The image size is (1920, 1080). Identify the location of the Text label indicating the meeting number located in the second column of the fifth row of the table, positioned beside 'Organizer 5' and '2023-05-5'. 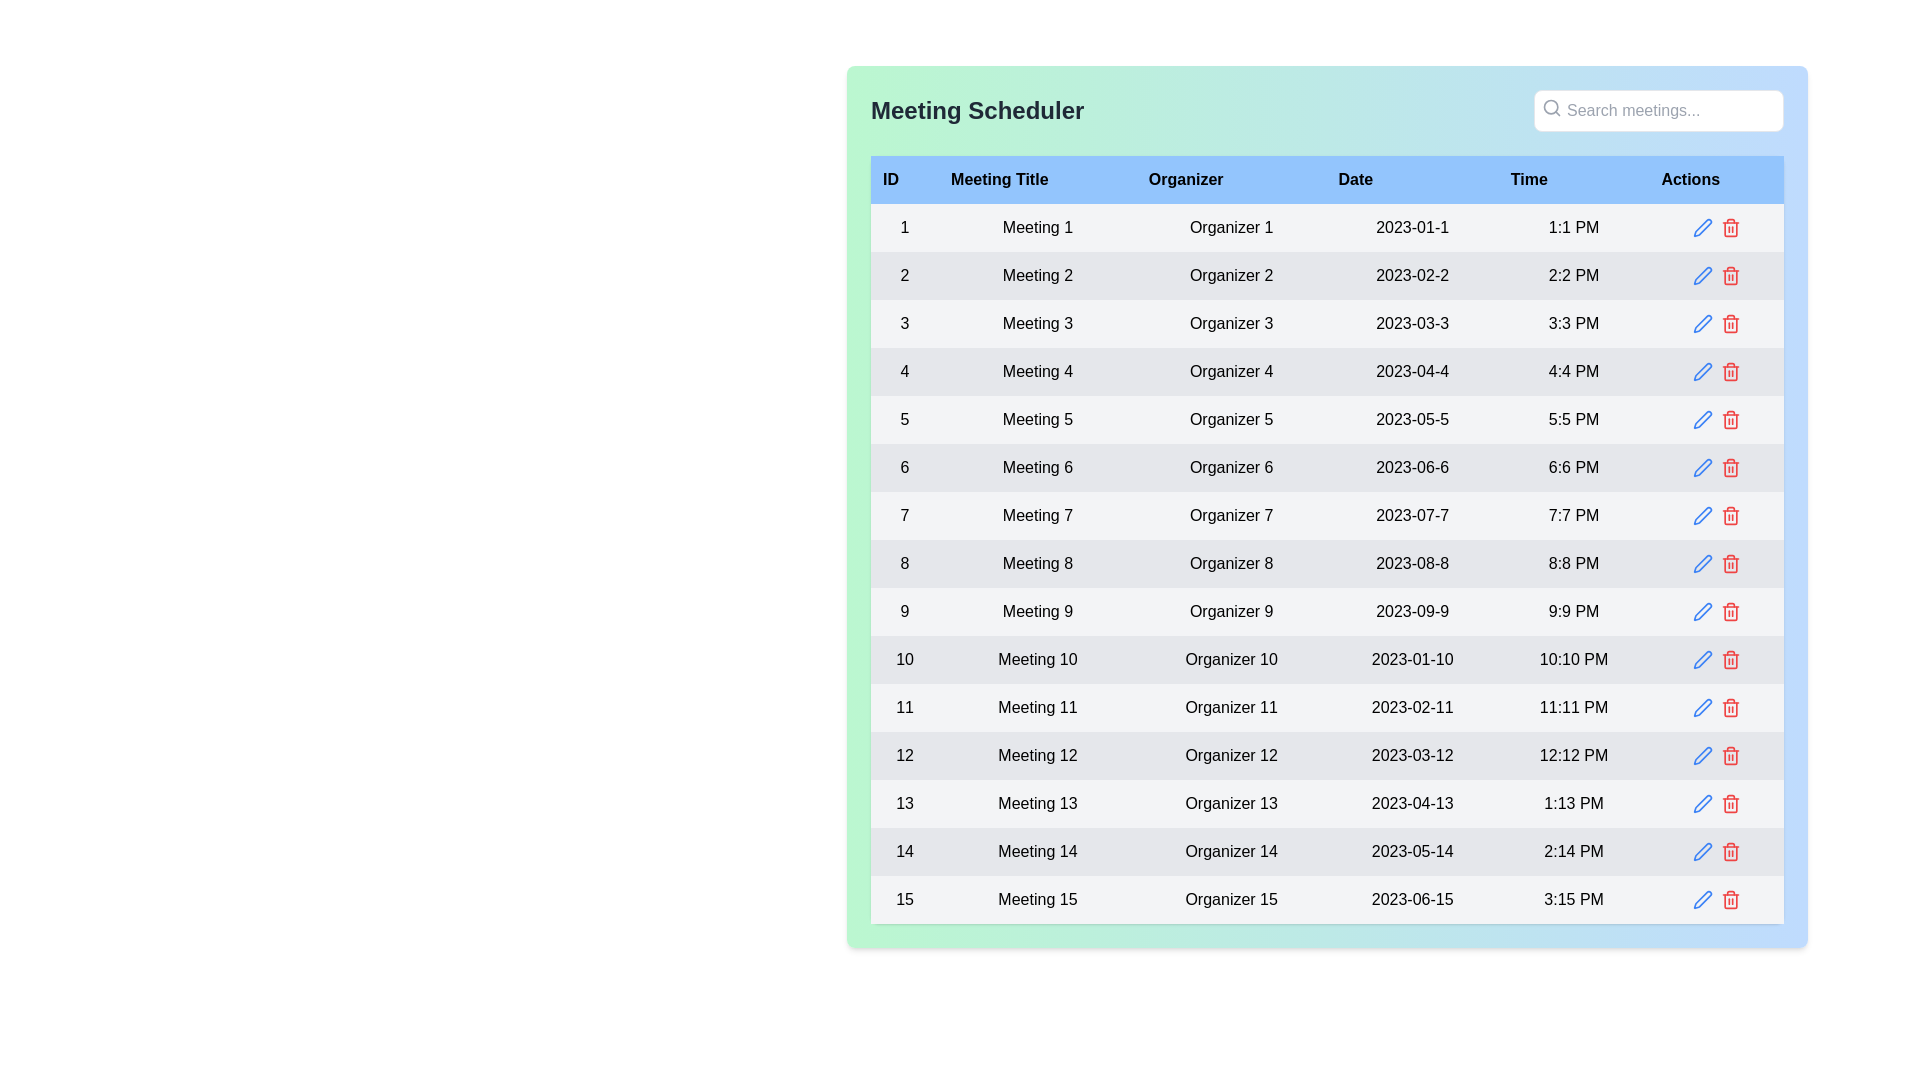
(1037, 419).